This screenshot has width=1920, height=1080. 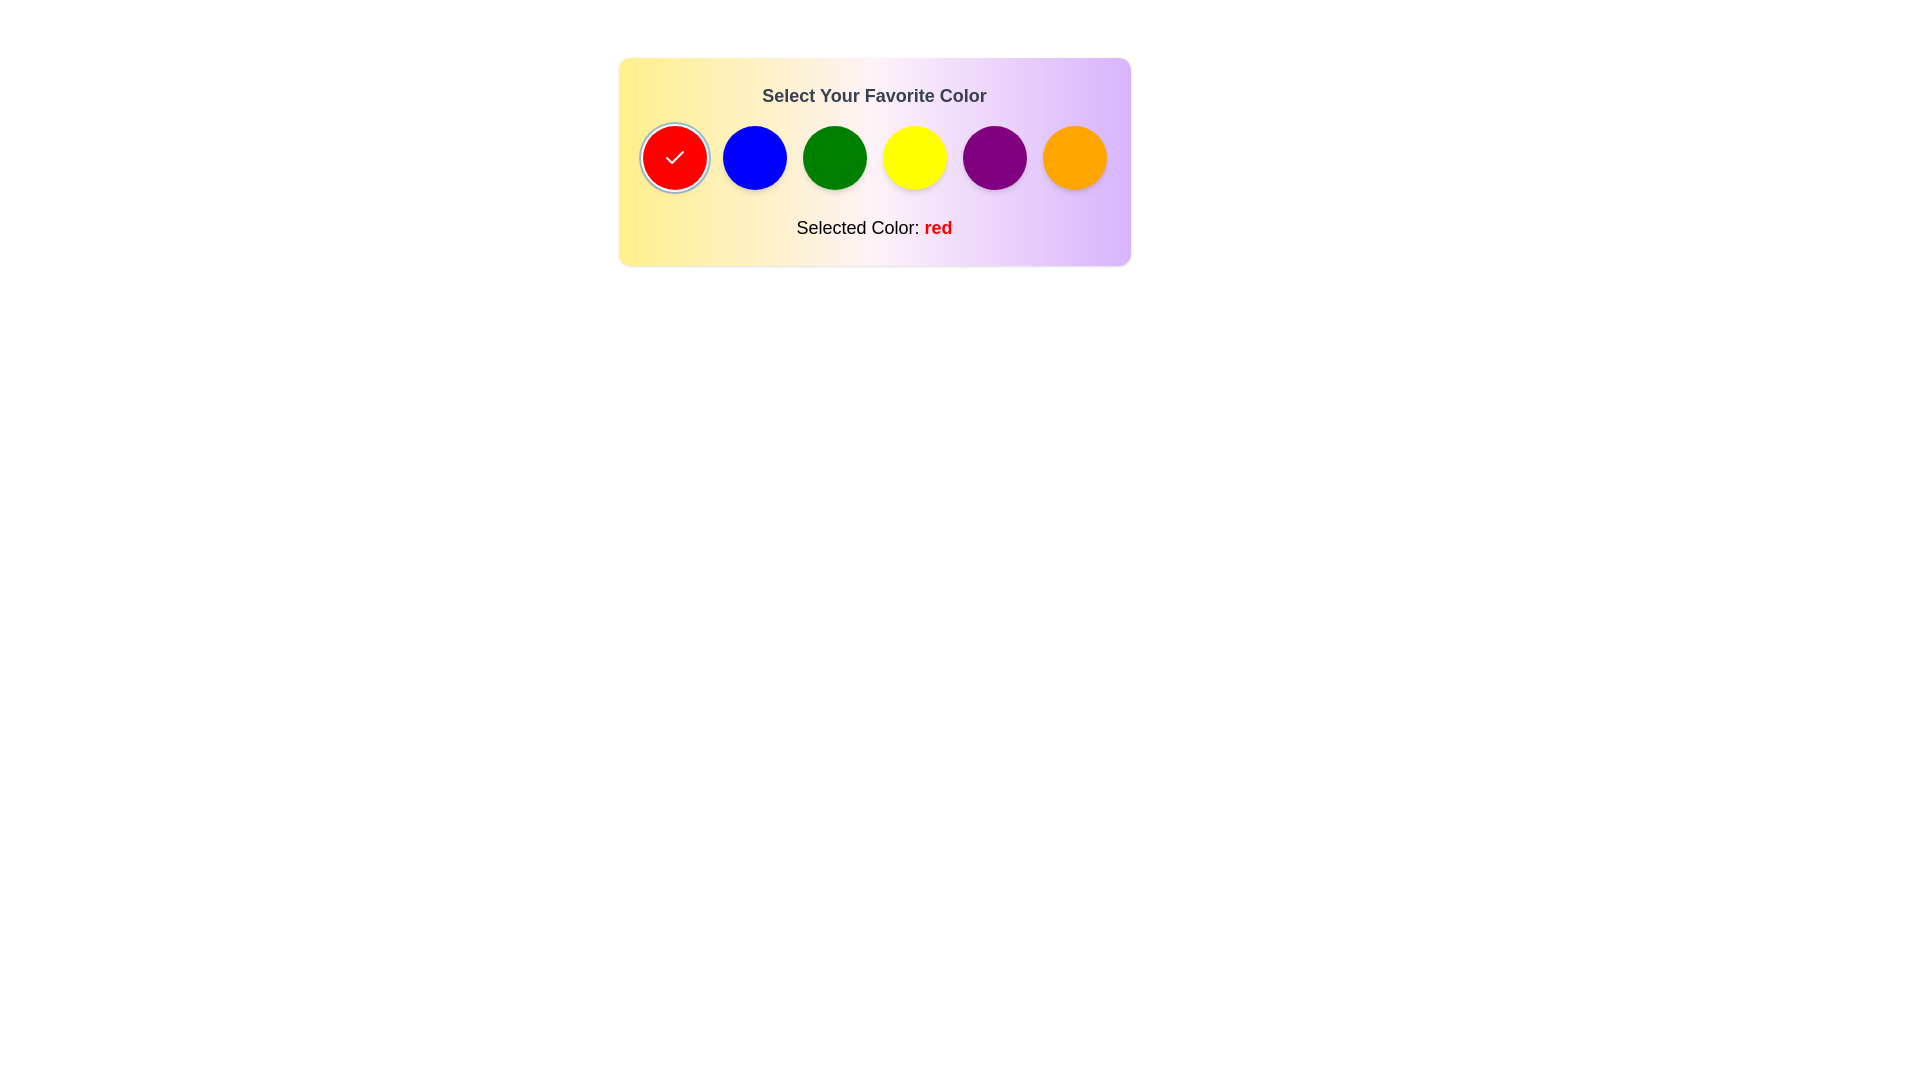 What do you see at coordinates (994, 157) in the screenshot?
I see `the color purple from the palette` at bounding box center [994, 157].